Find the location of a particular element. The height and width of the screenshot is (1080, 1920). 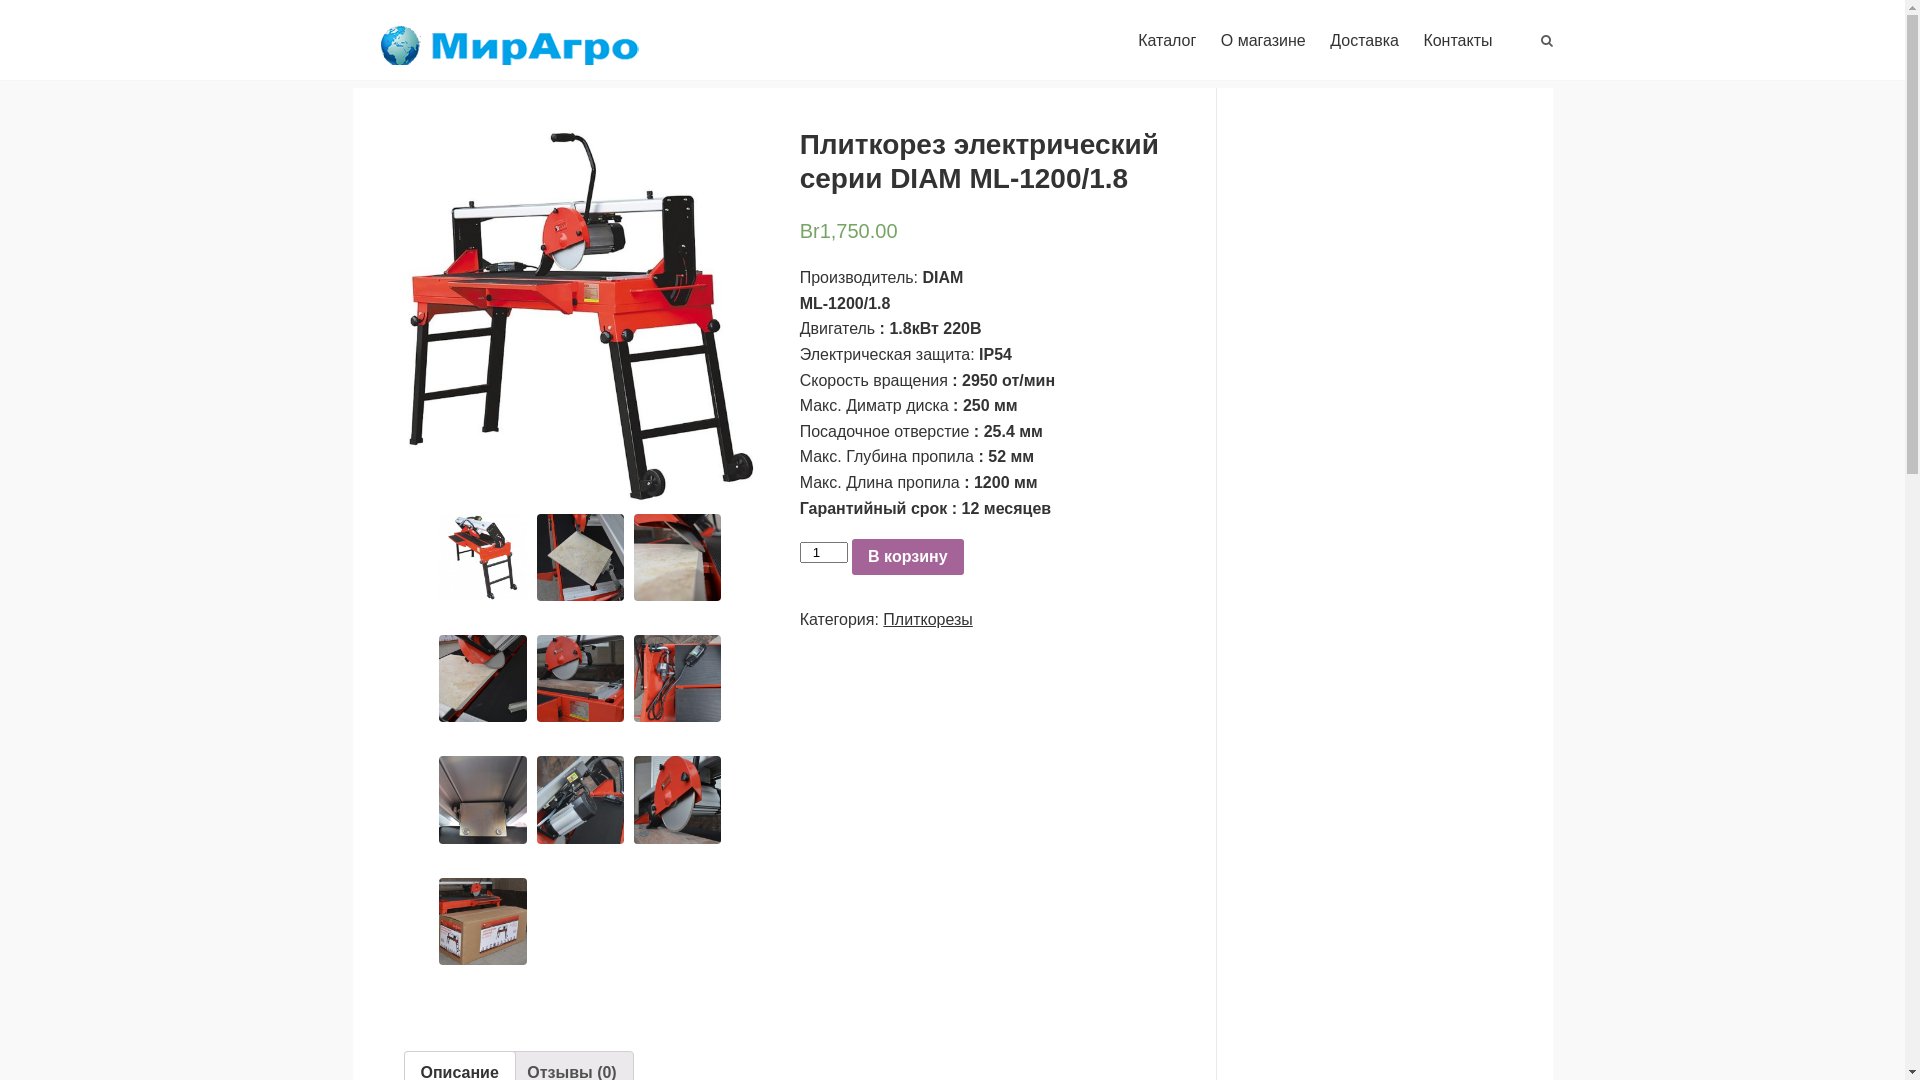

'ML-1200-min' is located at coordinates (579, 315).